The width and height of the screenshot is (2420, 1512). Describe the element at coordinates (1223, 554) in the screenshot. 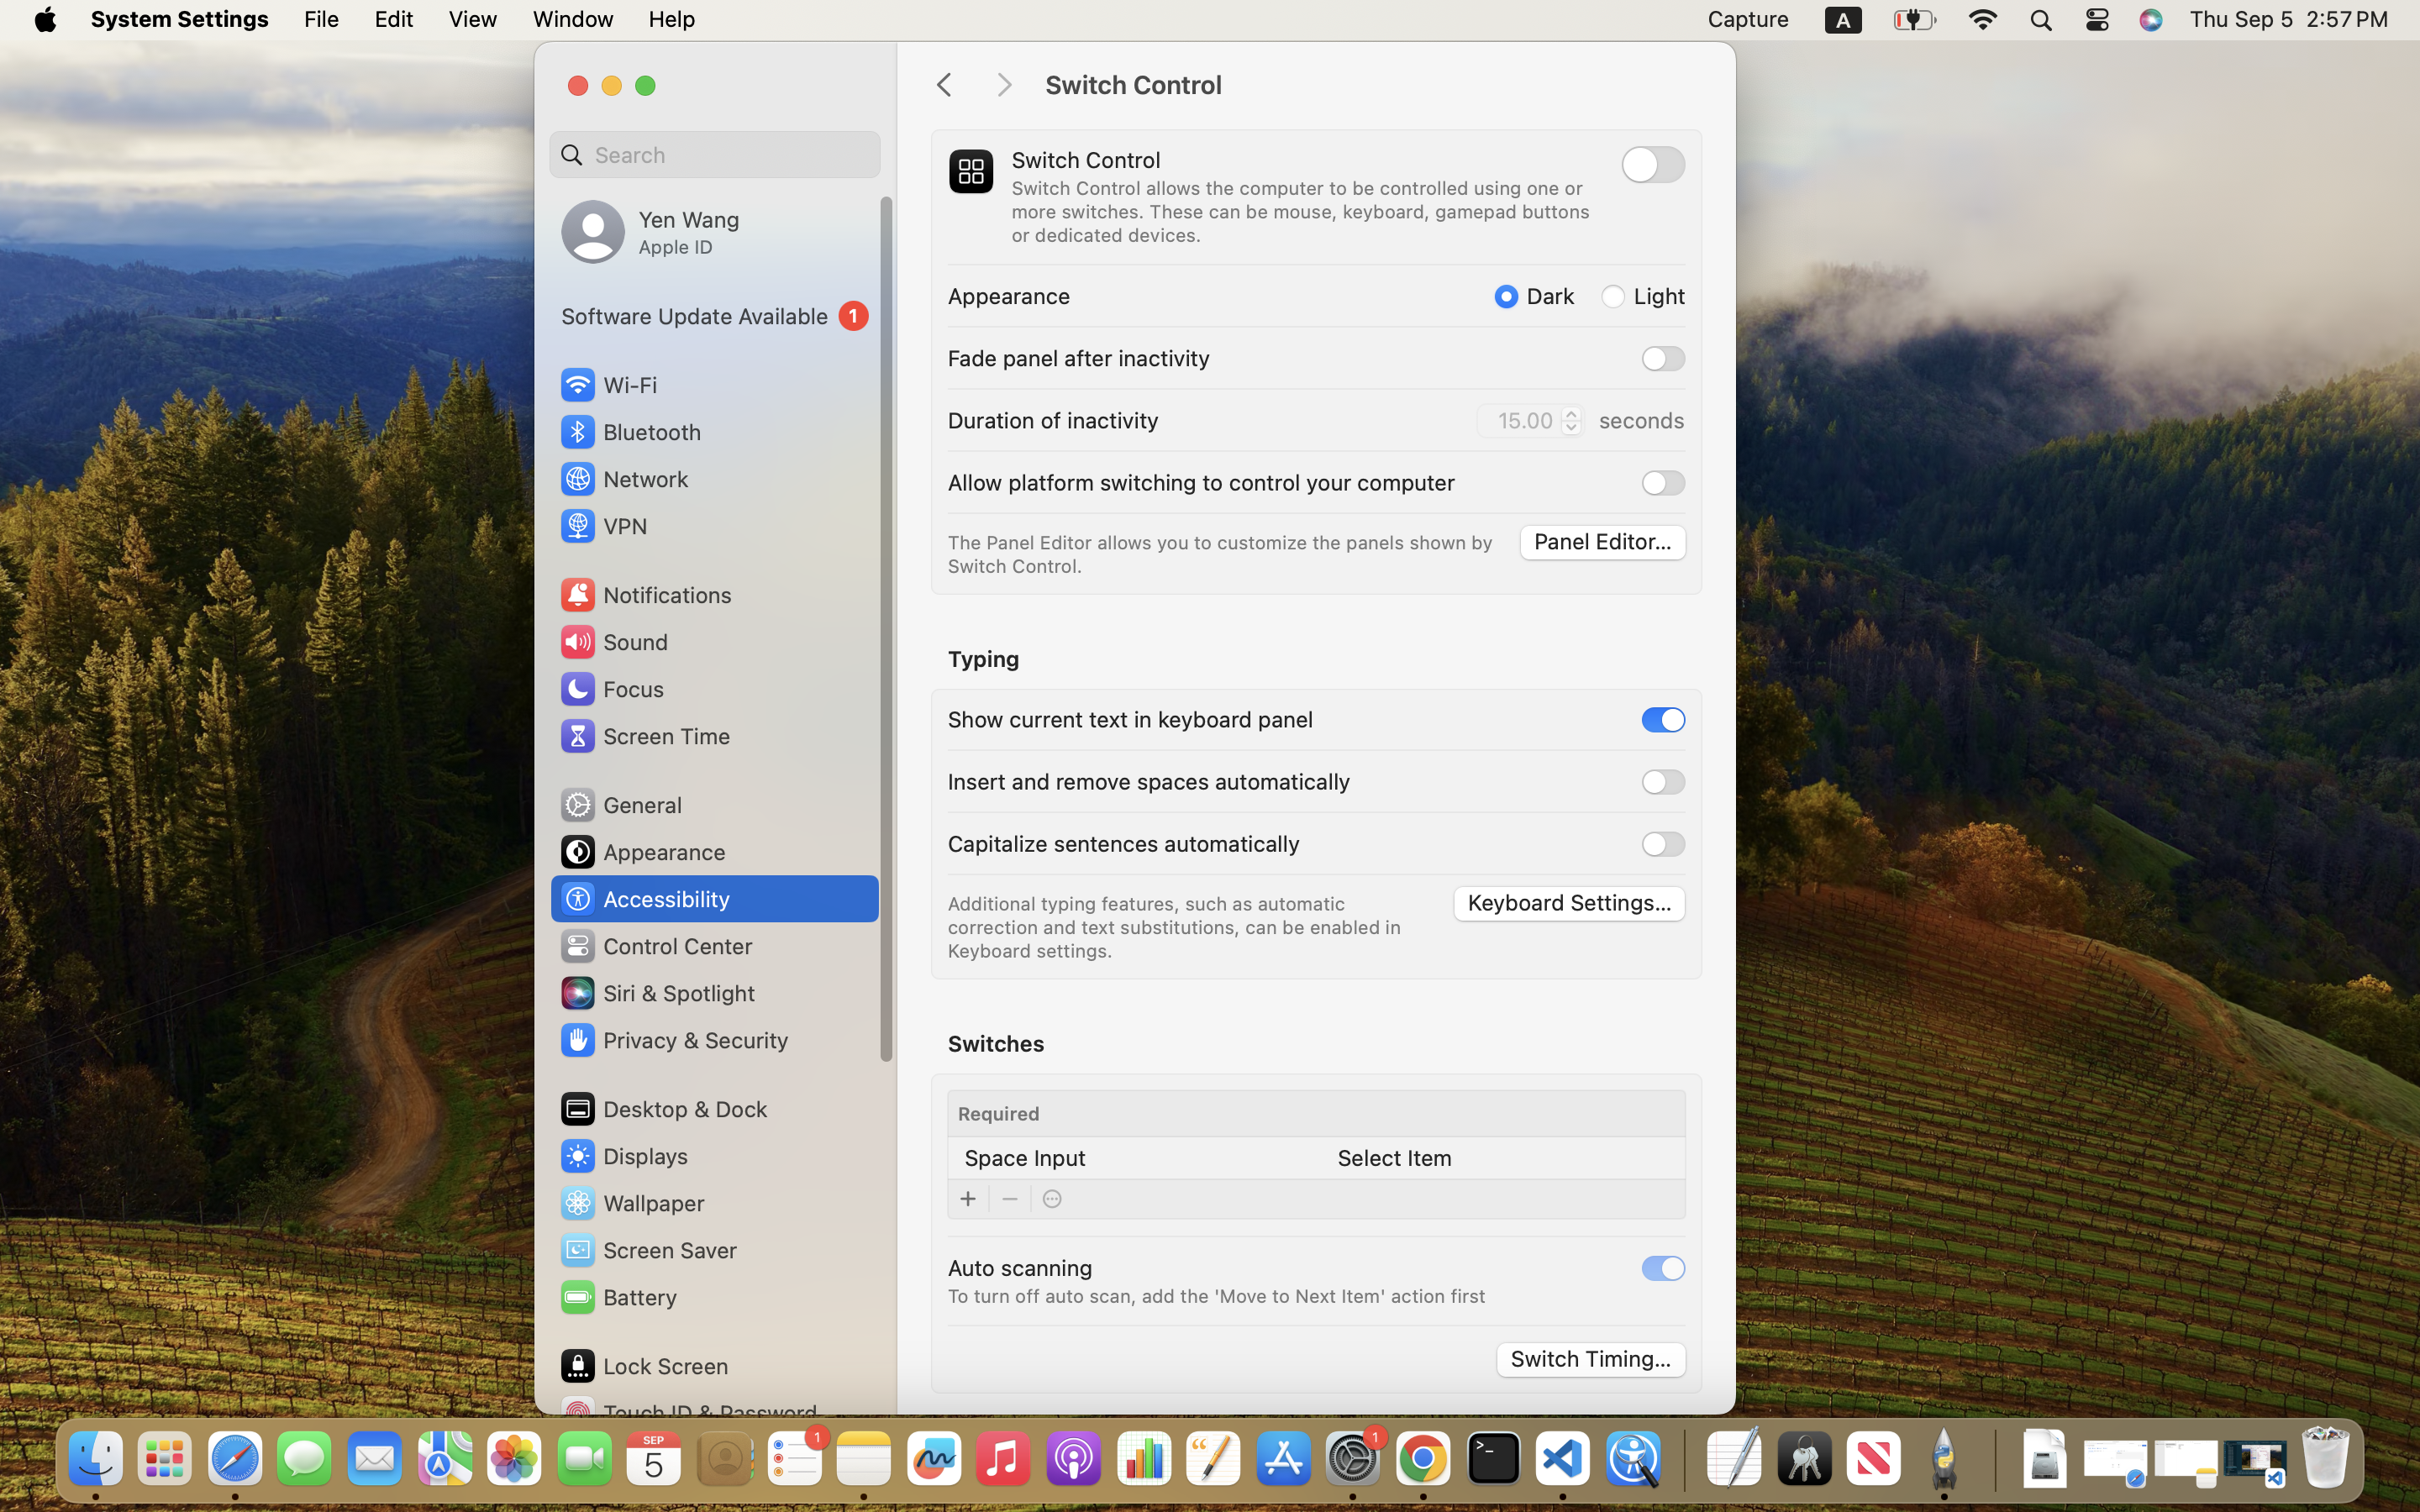

I see `'The Panel Editor allows you to customize the panels shown by Switch Control.'` at that location.